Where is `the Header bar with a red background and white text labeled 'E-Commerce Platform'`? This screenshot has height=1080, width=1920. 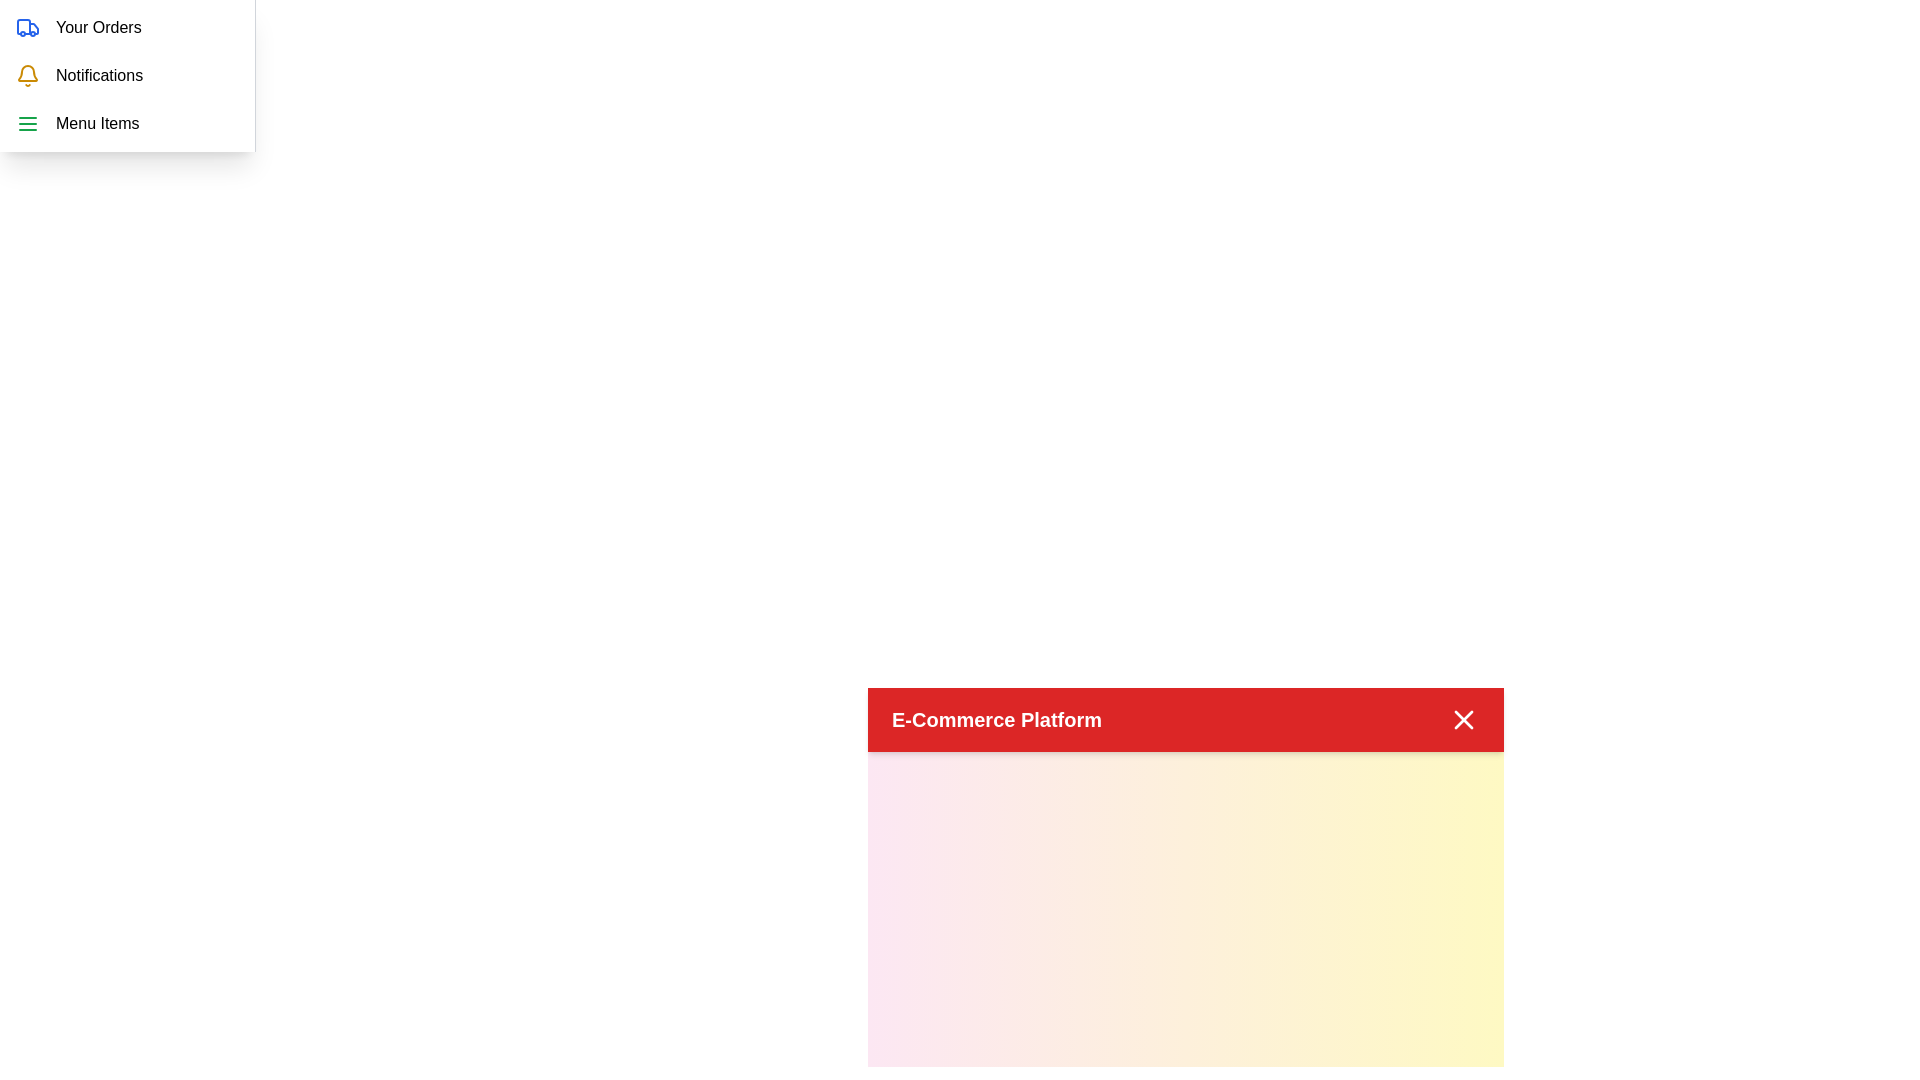 the Header bar with a red background and white text labeled 'E-Commerce Platform' is located at coordinates (1185, 720).